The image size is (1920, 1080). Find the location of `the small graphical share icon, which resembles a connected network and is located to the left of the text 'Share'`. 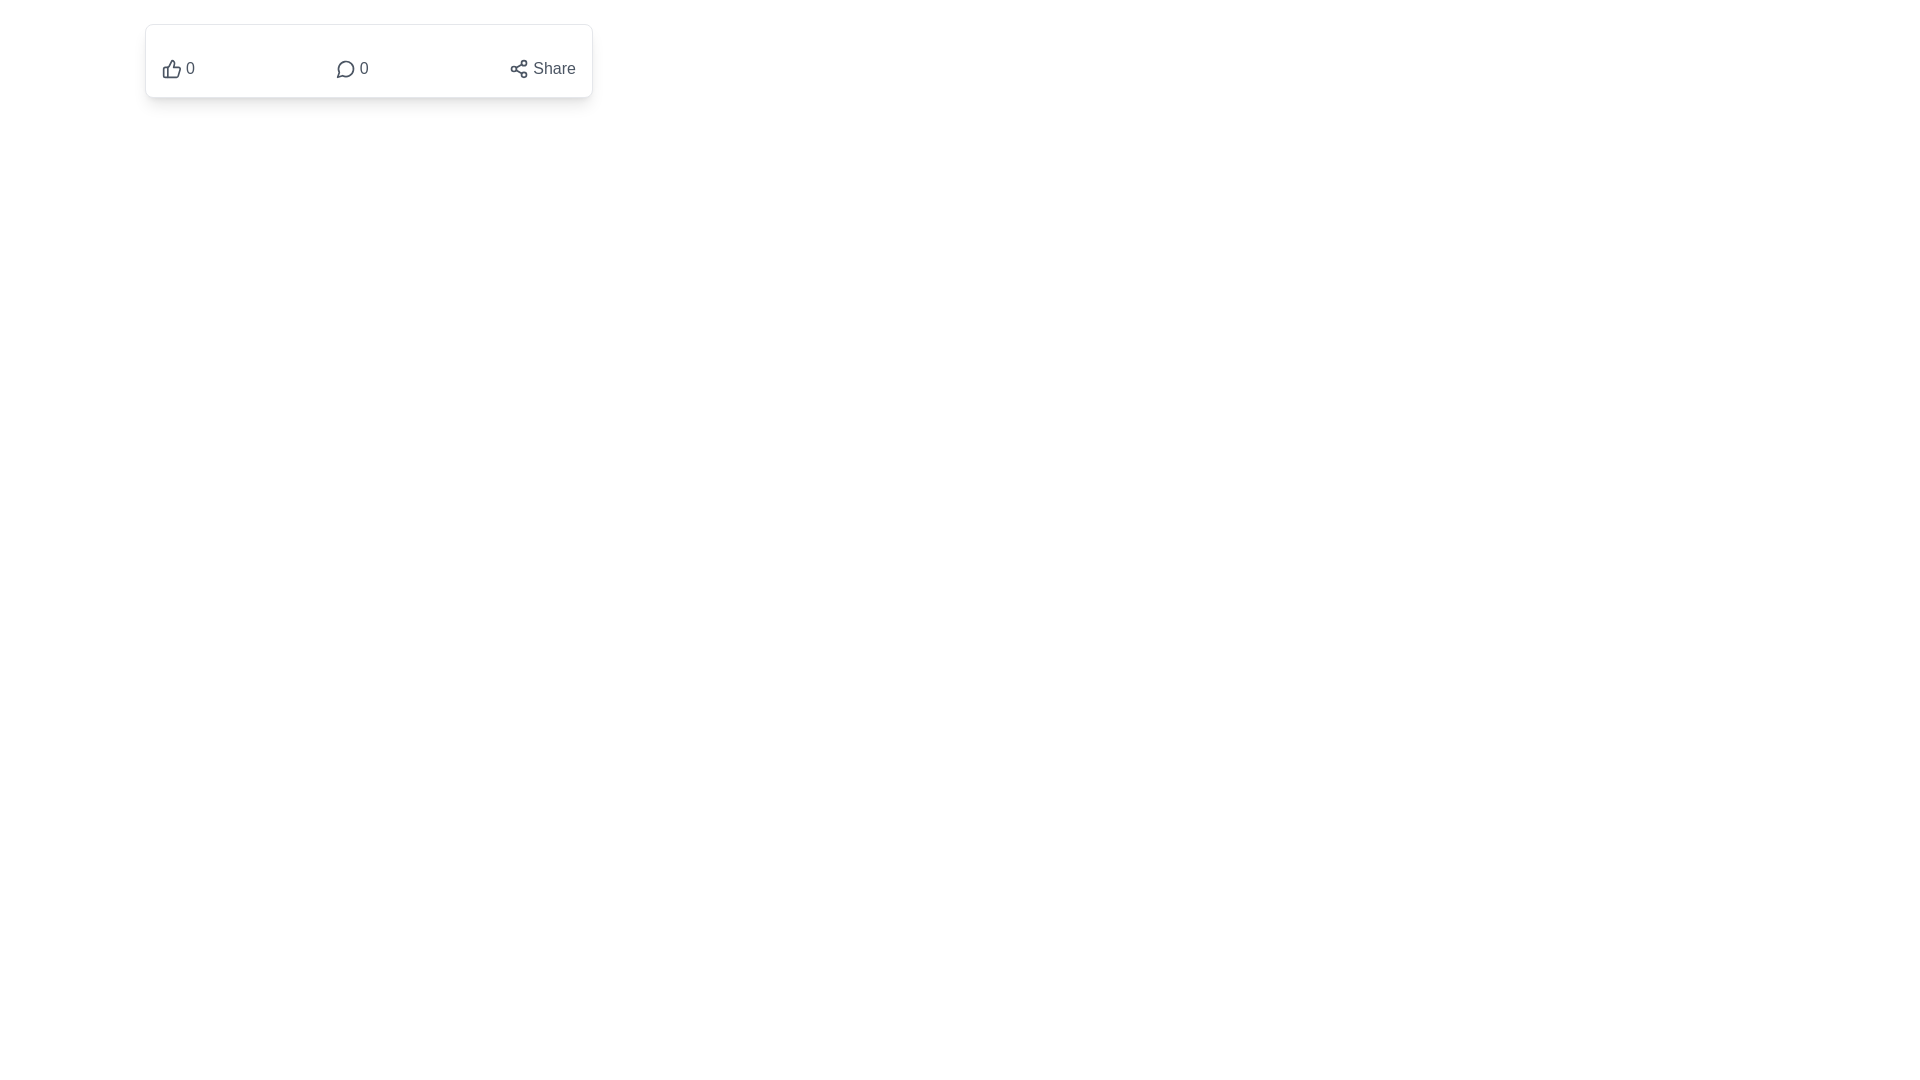

the small graphical share icon, which resembles a connected network and is located to the left of the text 'Share' is located at coordinates (519, 68).